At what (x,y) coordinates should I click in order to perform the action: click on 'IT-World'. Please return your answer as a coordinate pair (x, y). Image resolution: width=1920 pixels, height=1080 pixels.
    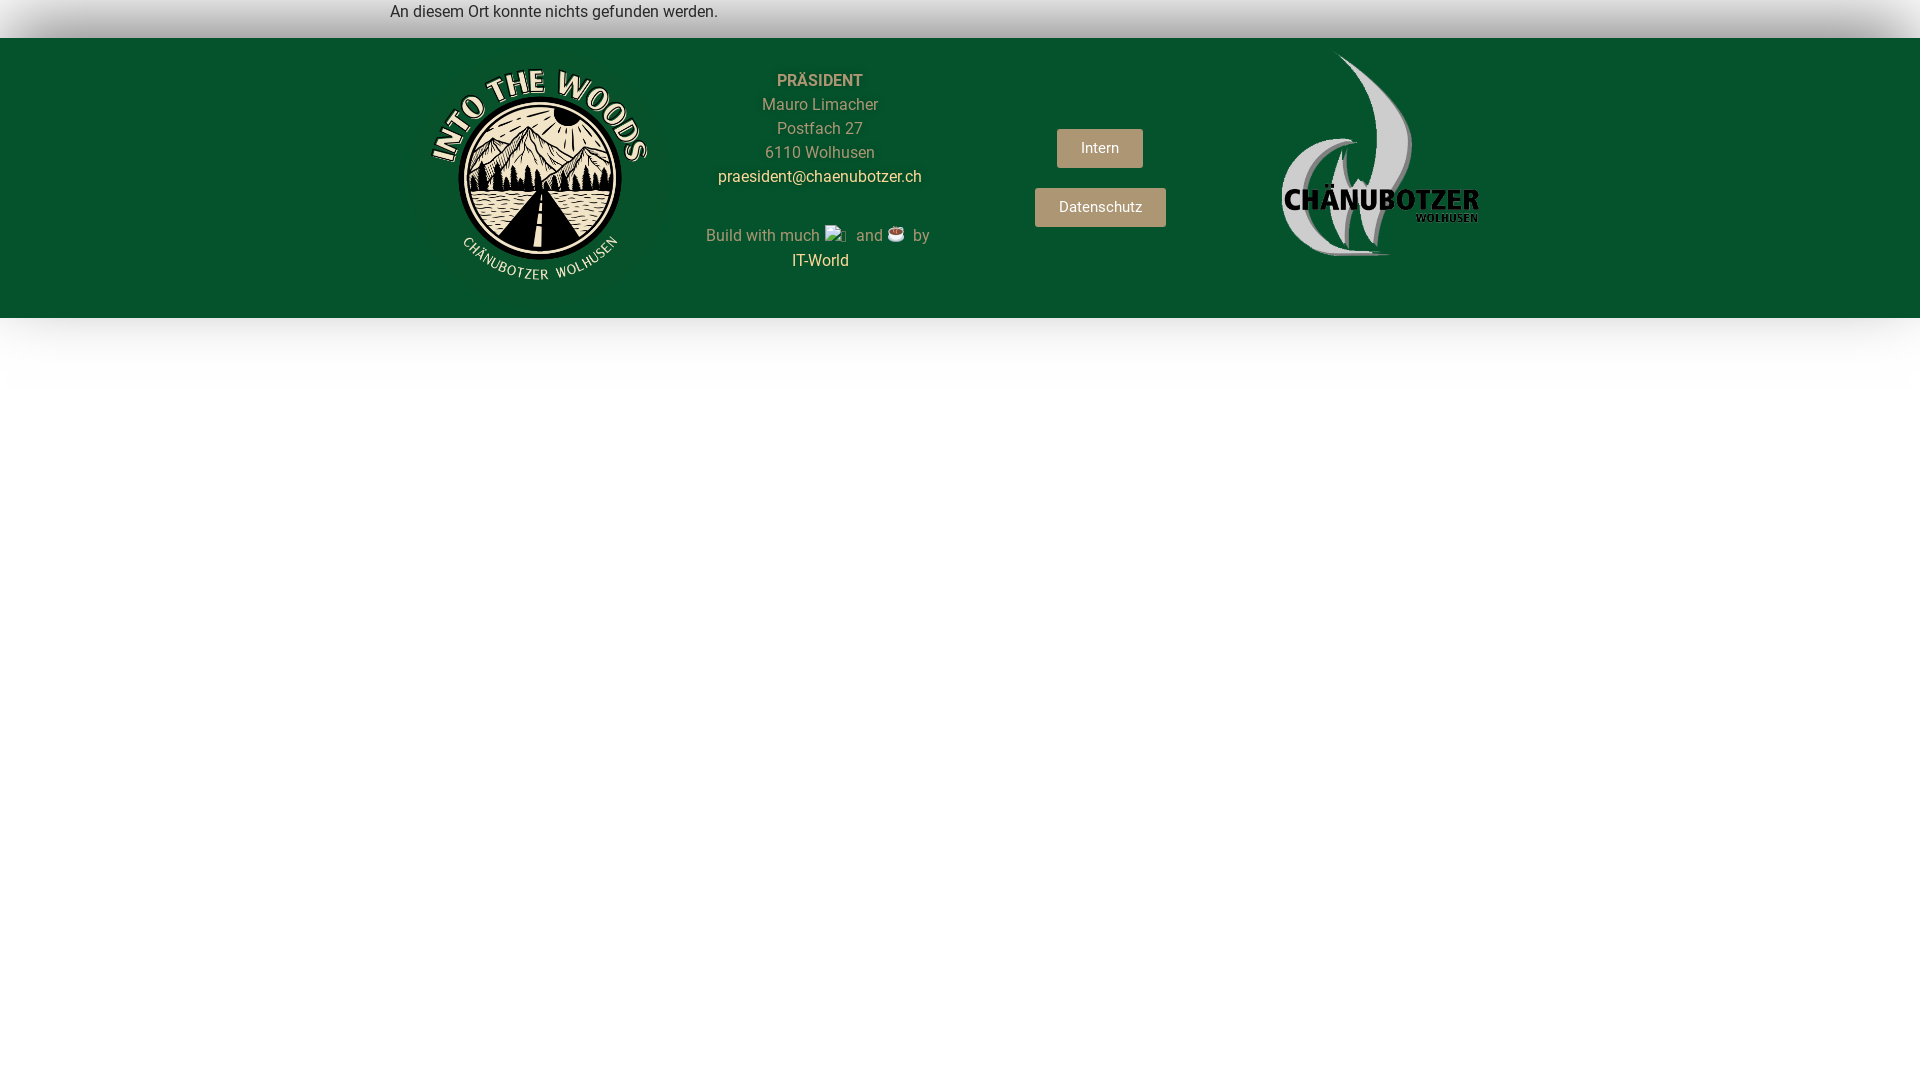
    Looking at the image, I should click on (820, 259).